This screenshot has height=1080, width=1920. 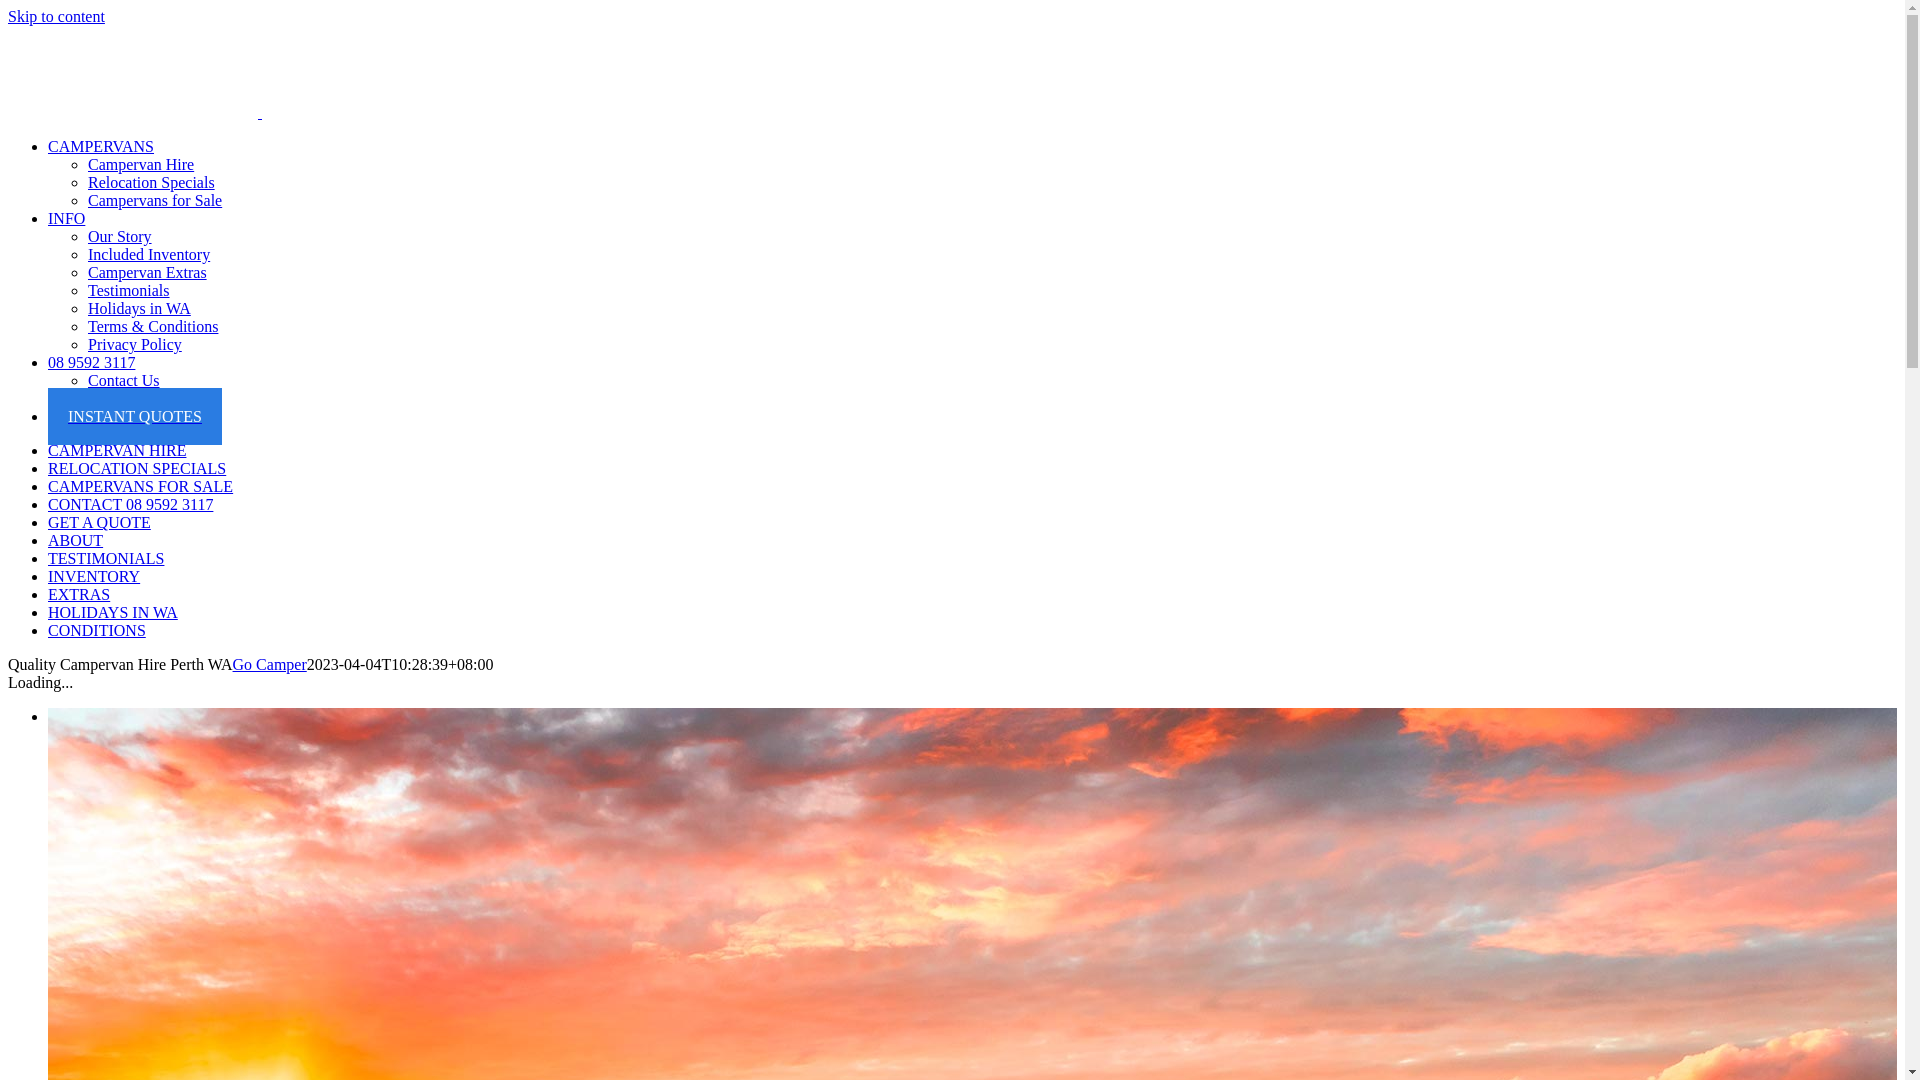 What do you see at coordinates (150, 182) in the screenshot?
I see `'Relocation Specials'` at bounding box center [150, 182].